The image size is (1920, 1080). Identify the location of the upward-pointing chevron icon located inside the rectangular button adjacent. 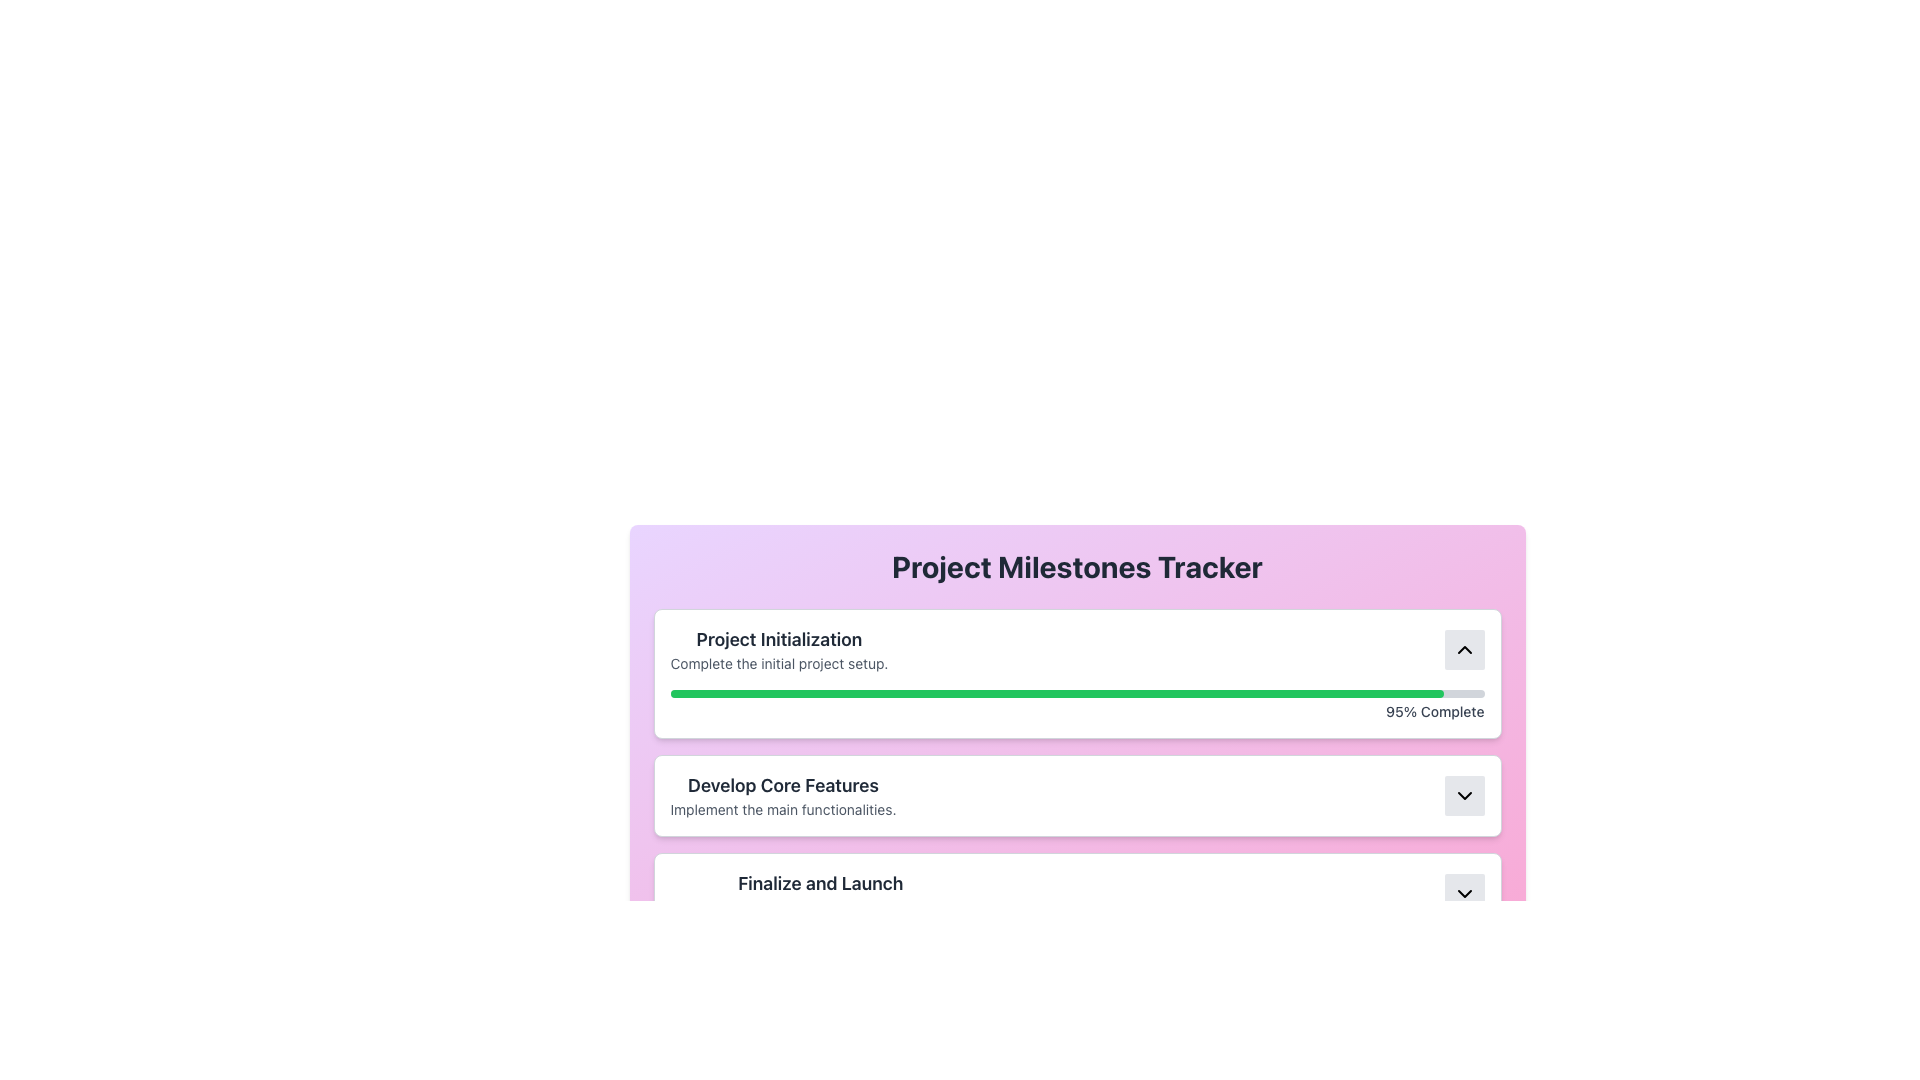
(1464, 650).